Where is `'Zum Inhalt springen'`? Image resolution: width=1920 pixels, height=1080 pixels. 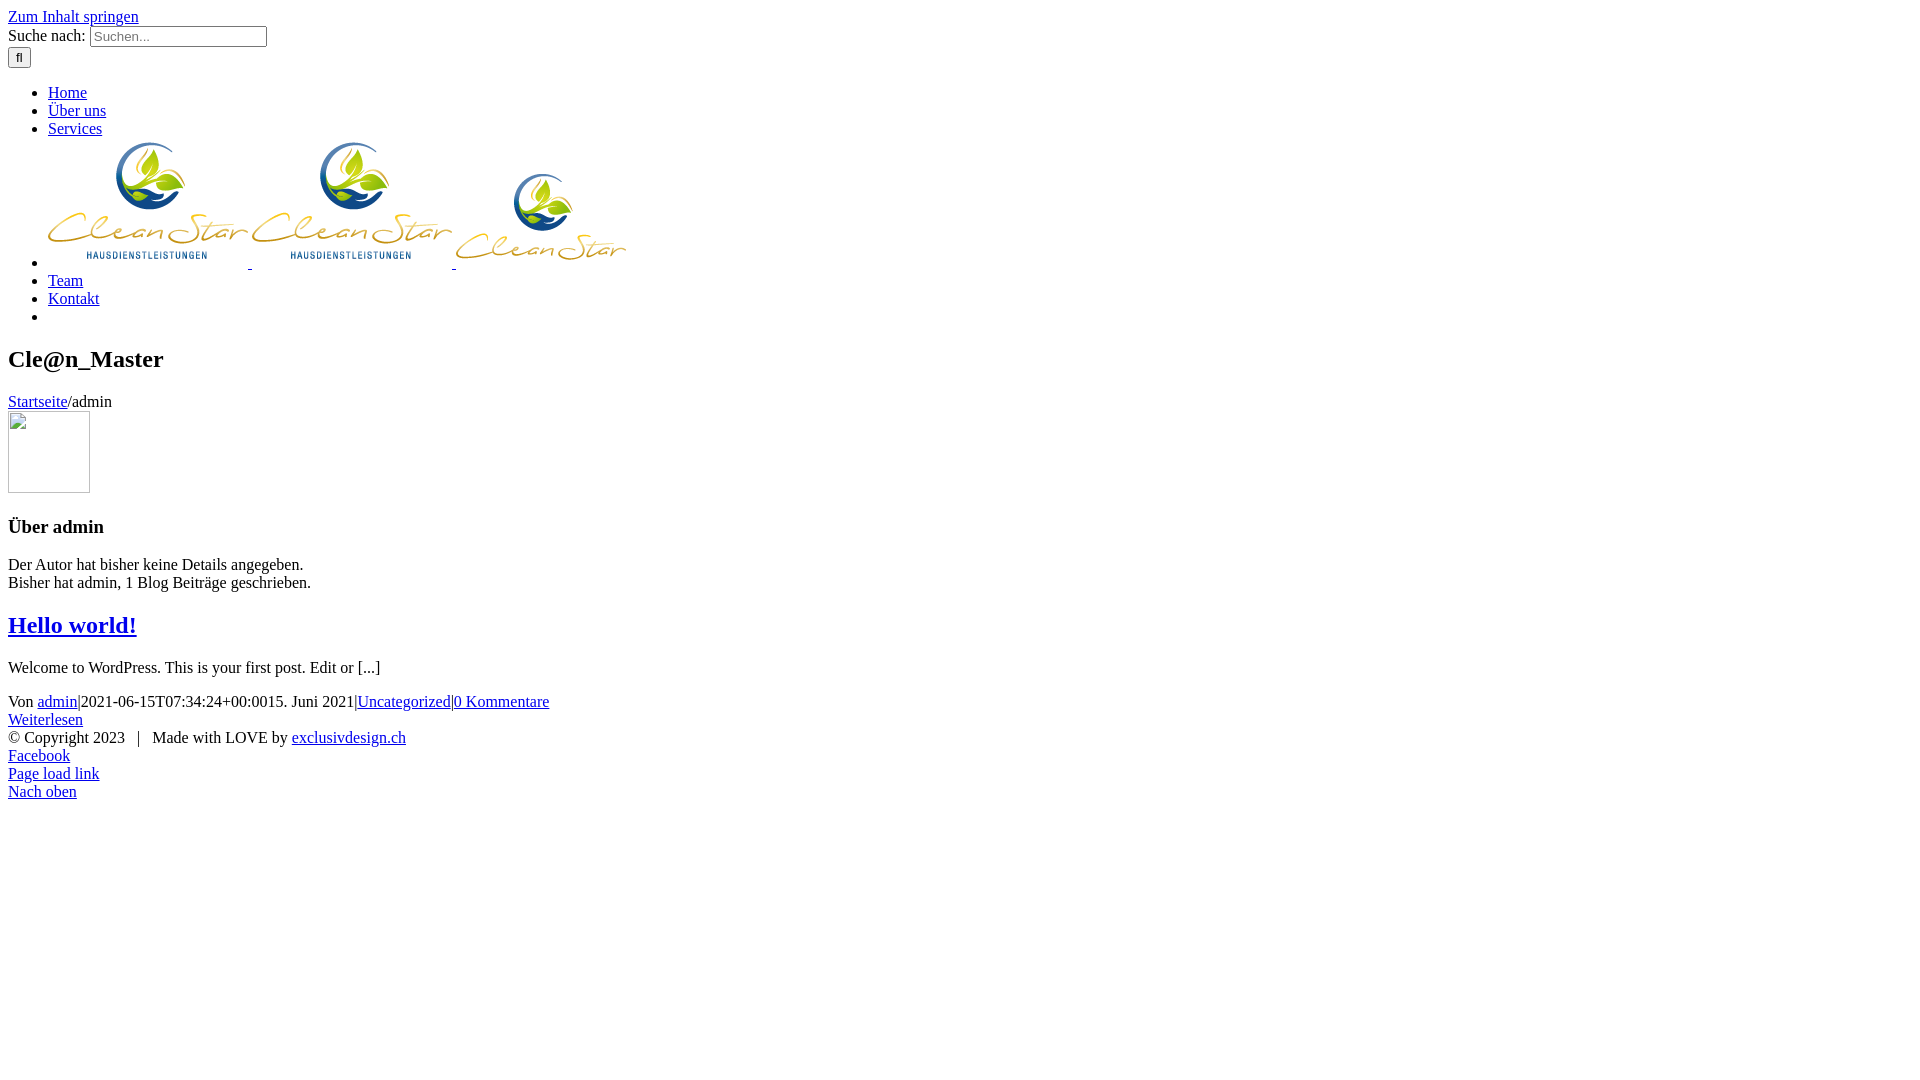
'Zum Inhalt springen' is located at coordinates (73, 16).